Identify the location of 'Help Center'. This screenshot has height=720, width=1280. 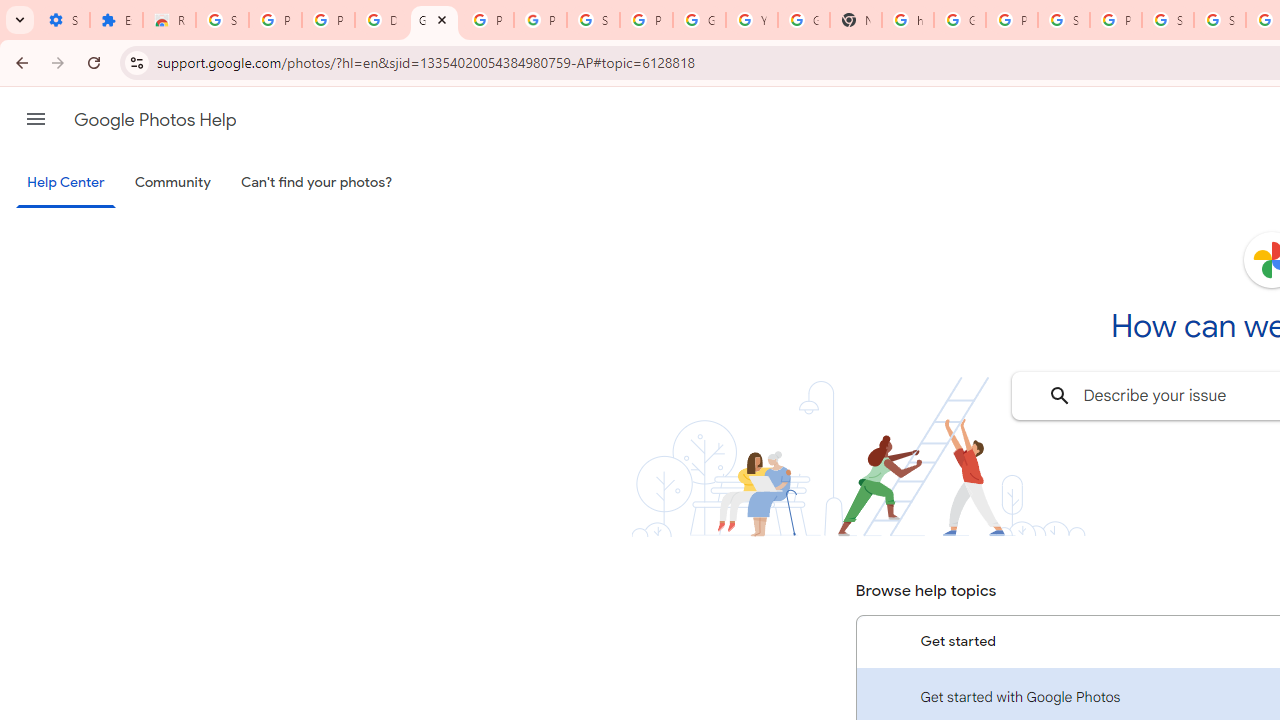
(65, 183).